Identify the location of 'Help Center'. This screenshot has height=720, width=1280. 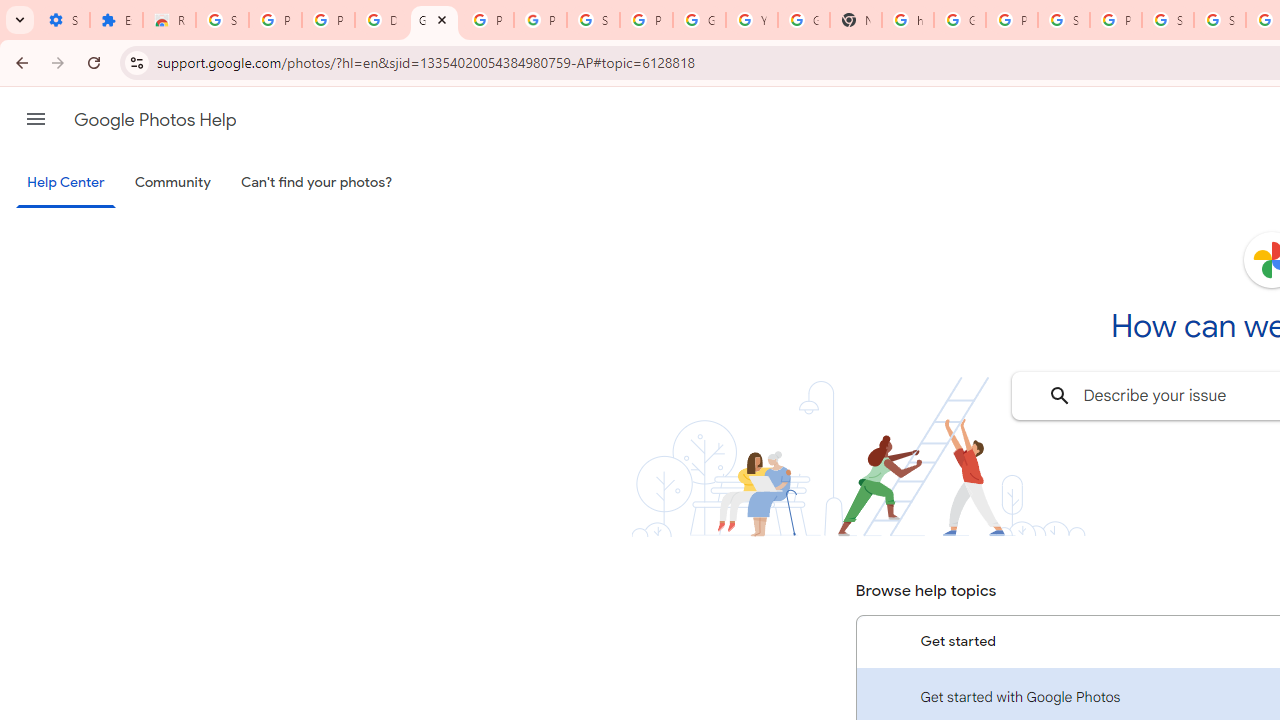
(65, 183).